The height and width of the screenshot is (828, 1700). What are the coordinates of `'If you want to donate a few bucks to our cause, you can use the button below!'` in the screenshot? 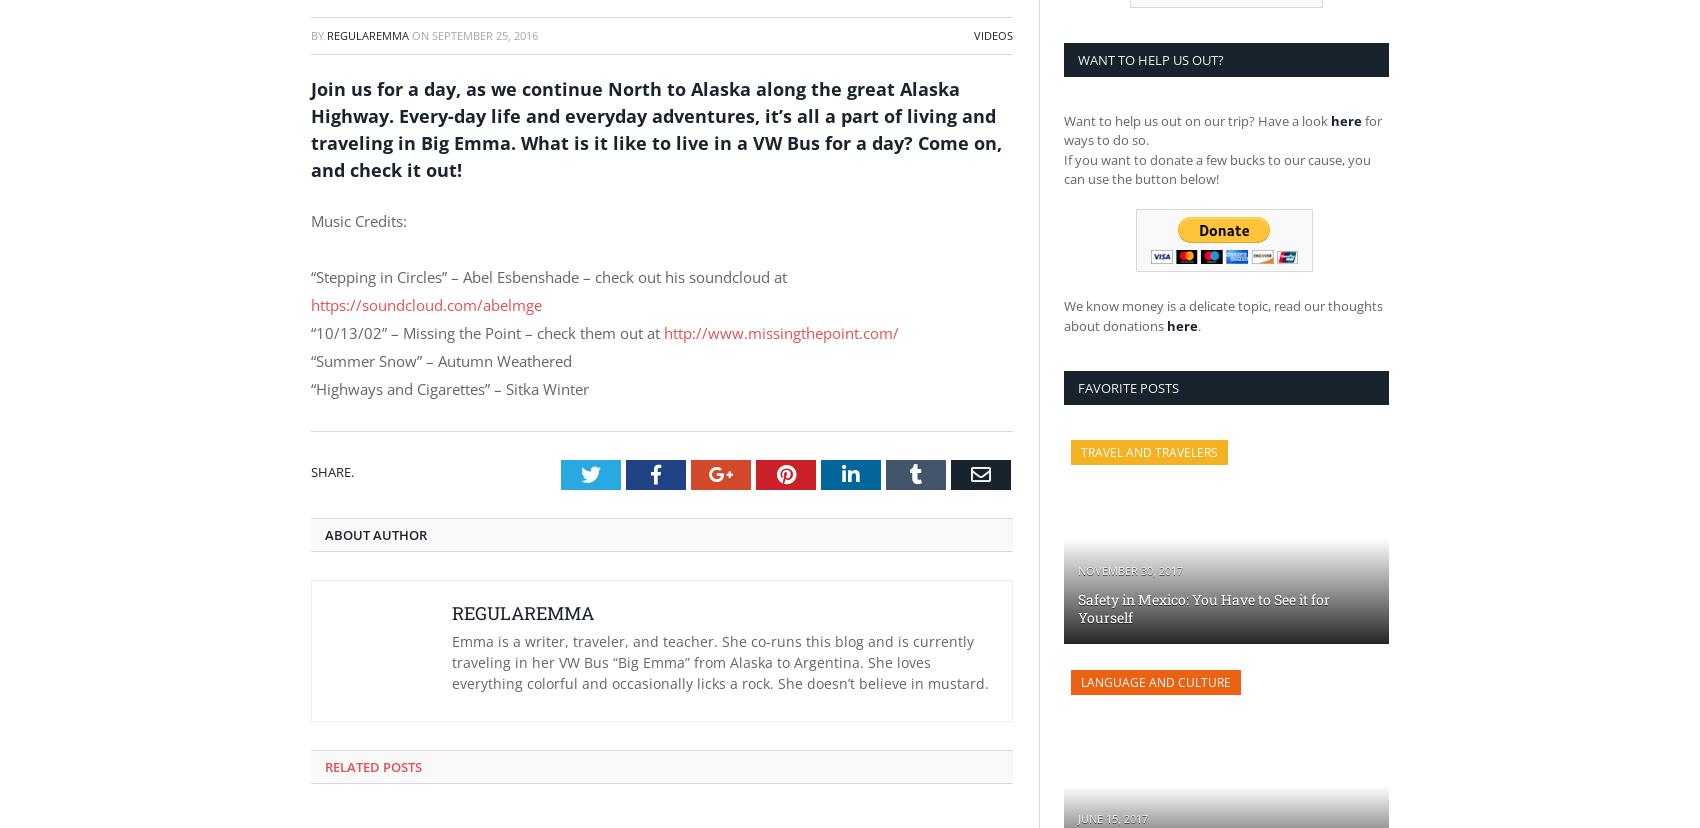 It's located at (1216, 168).